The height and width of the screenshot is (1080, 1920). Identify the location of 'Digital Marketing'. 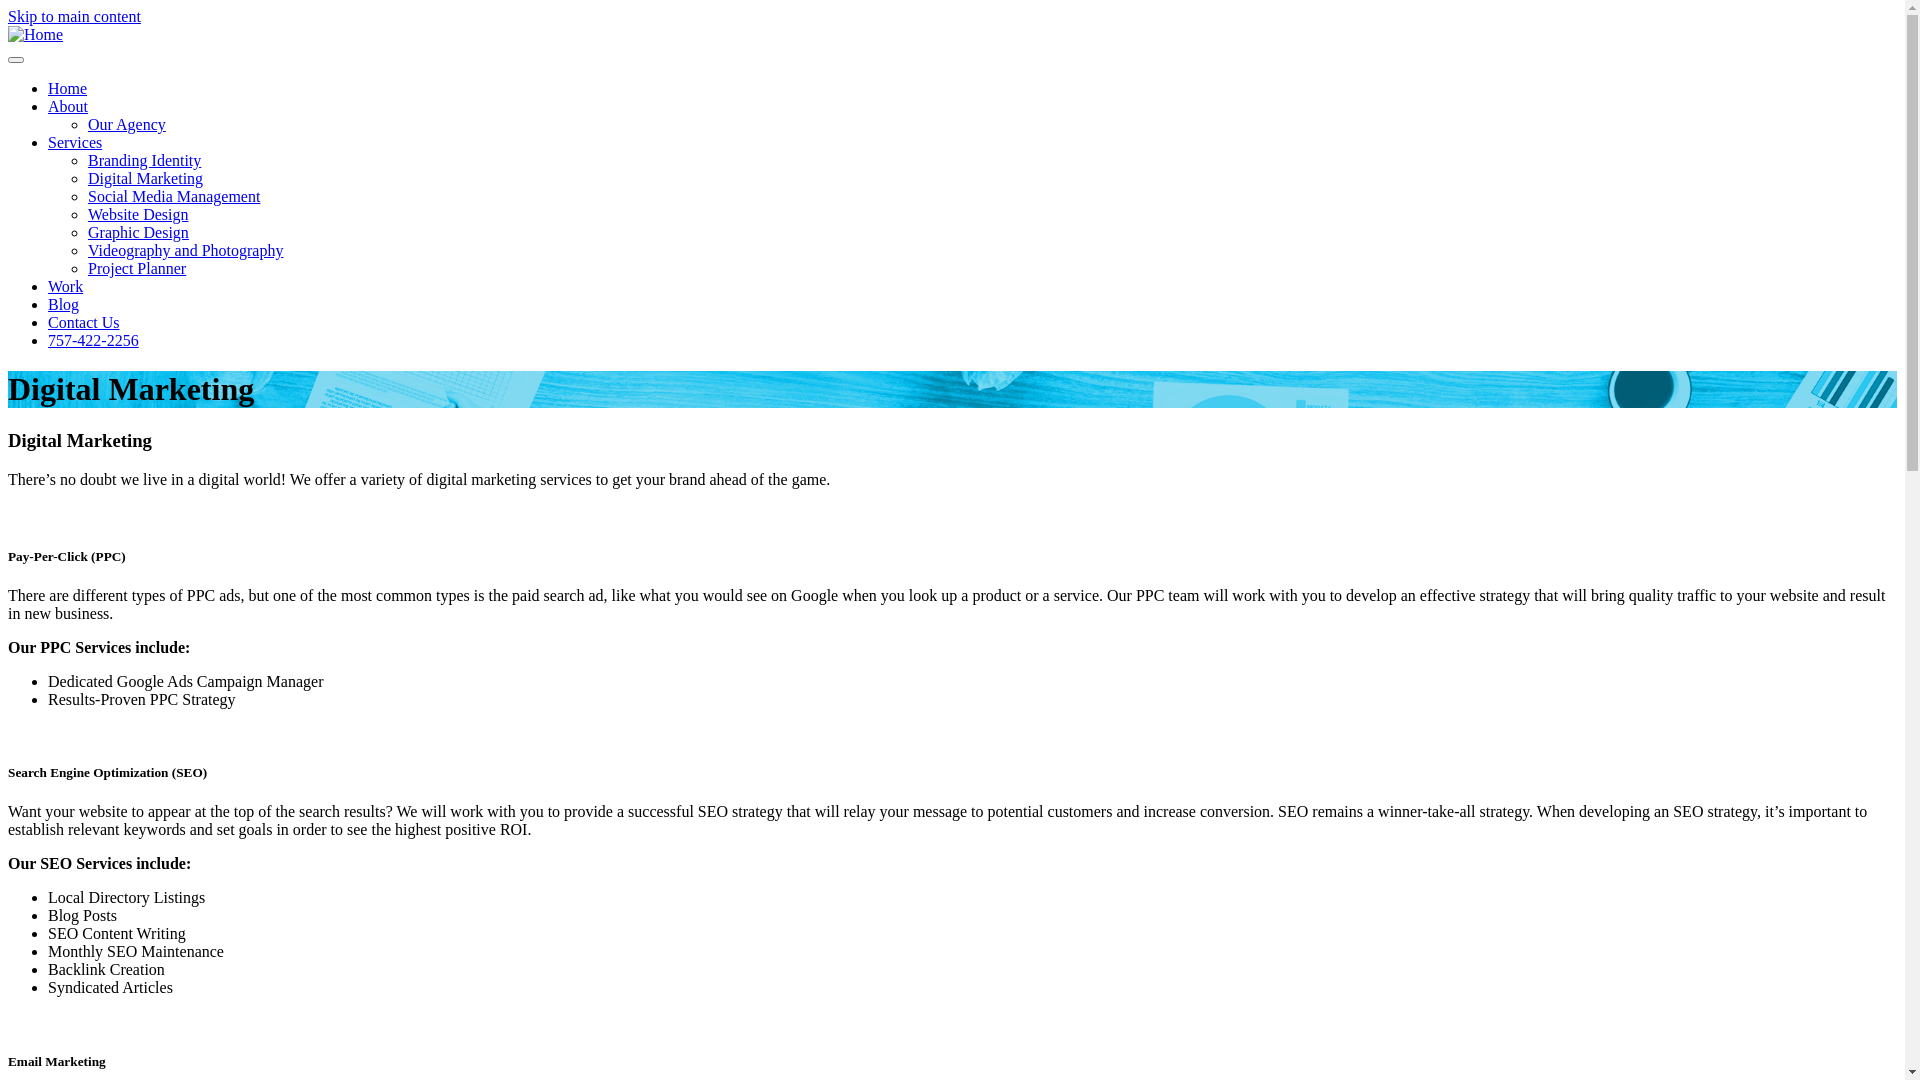
(86, 177).